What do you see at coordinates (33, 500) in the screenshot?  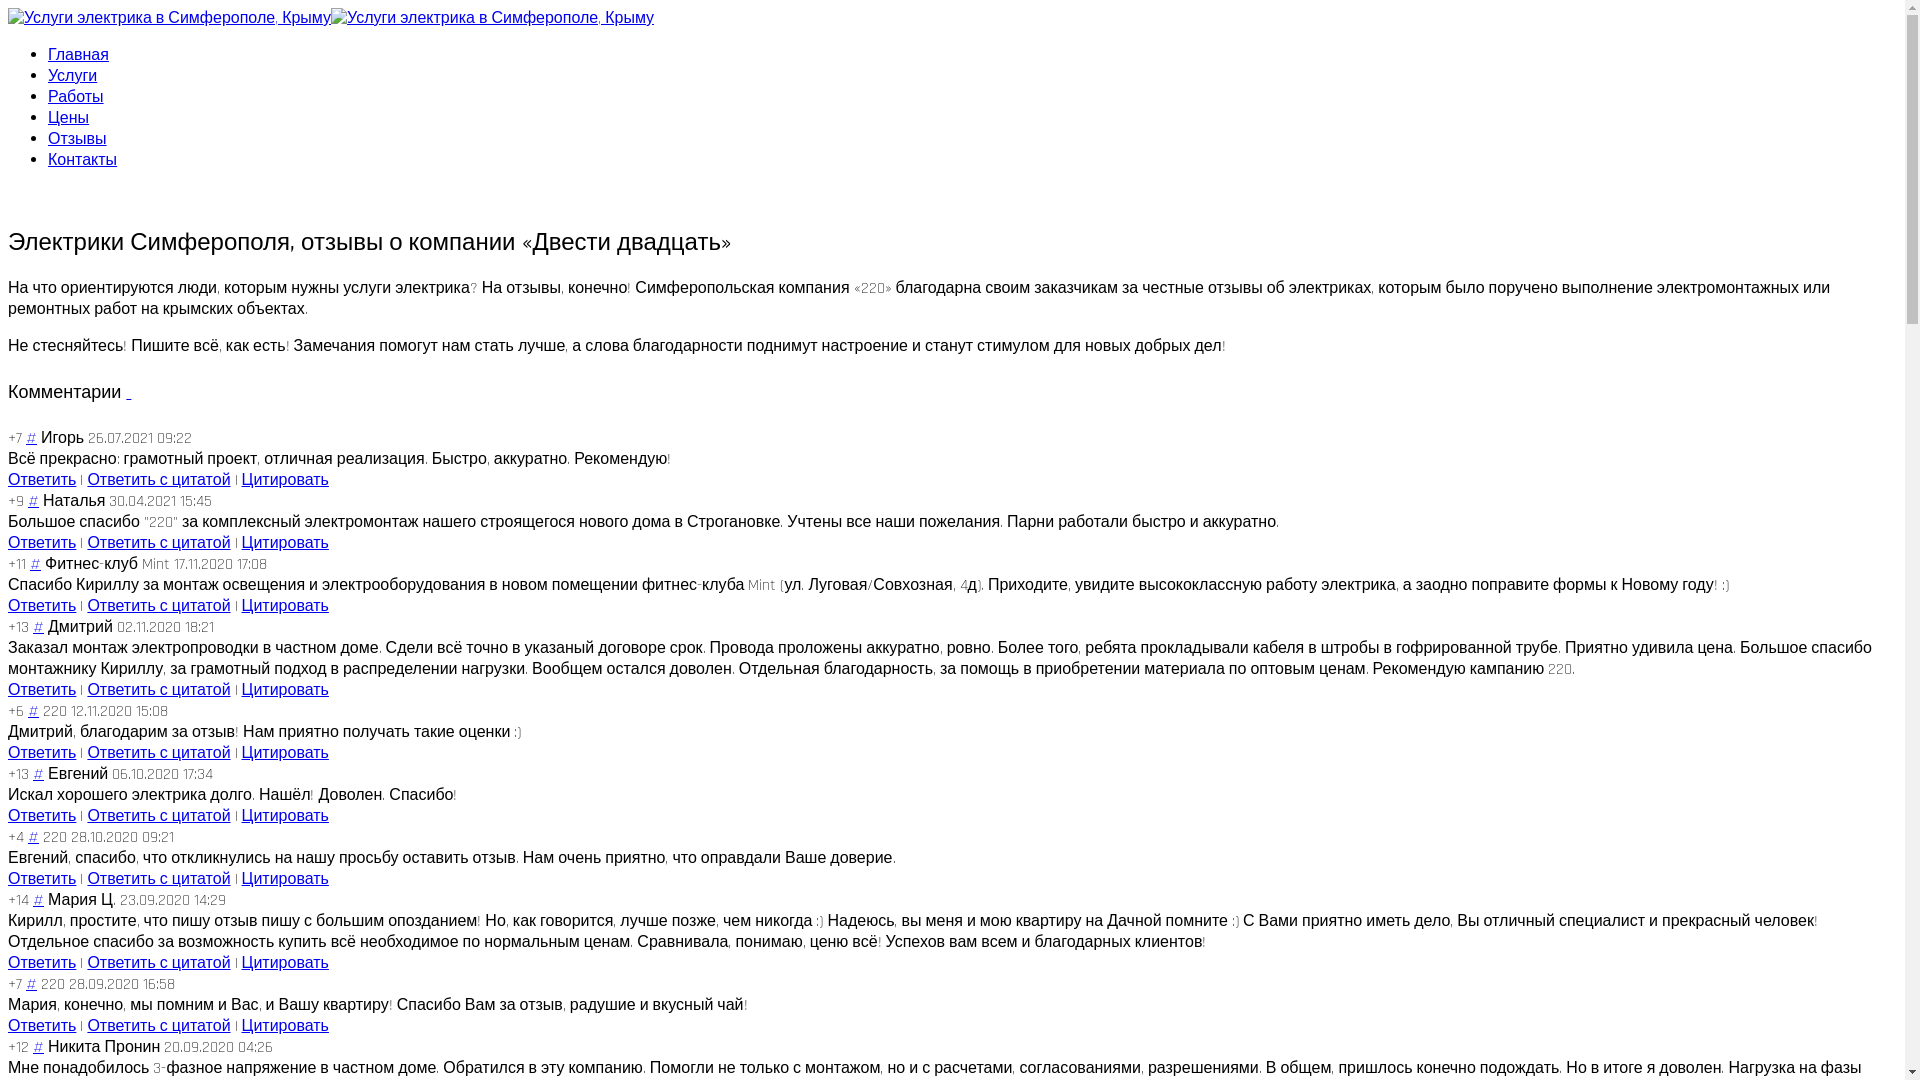 I see `'#'` at bounding box center [33, 500].